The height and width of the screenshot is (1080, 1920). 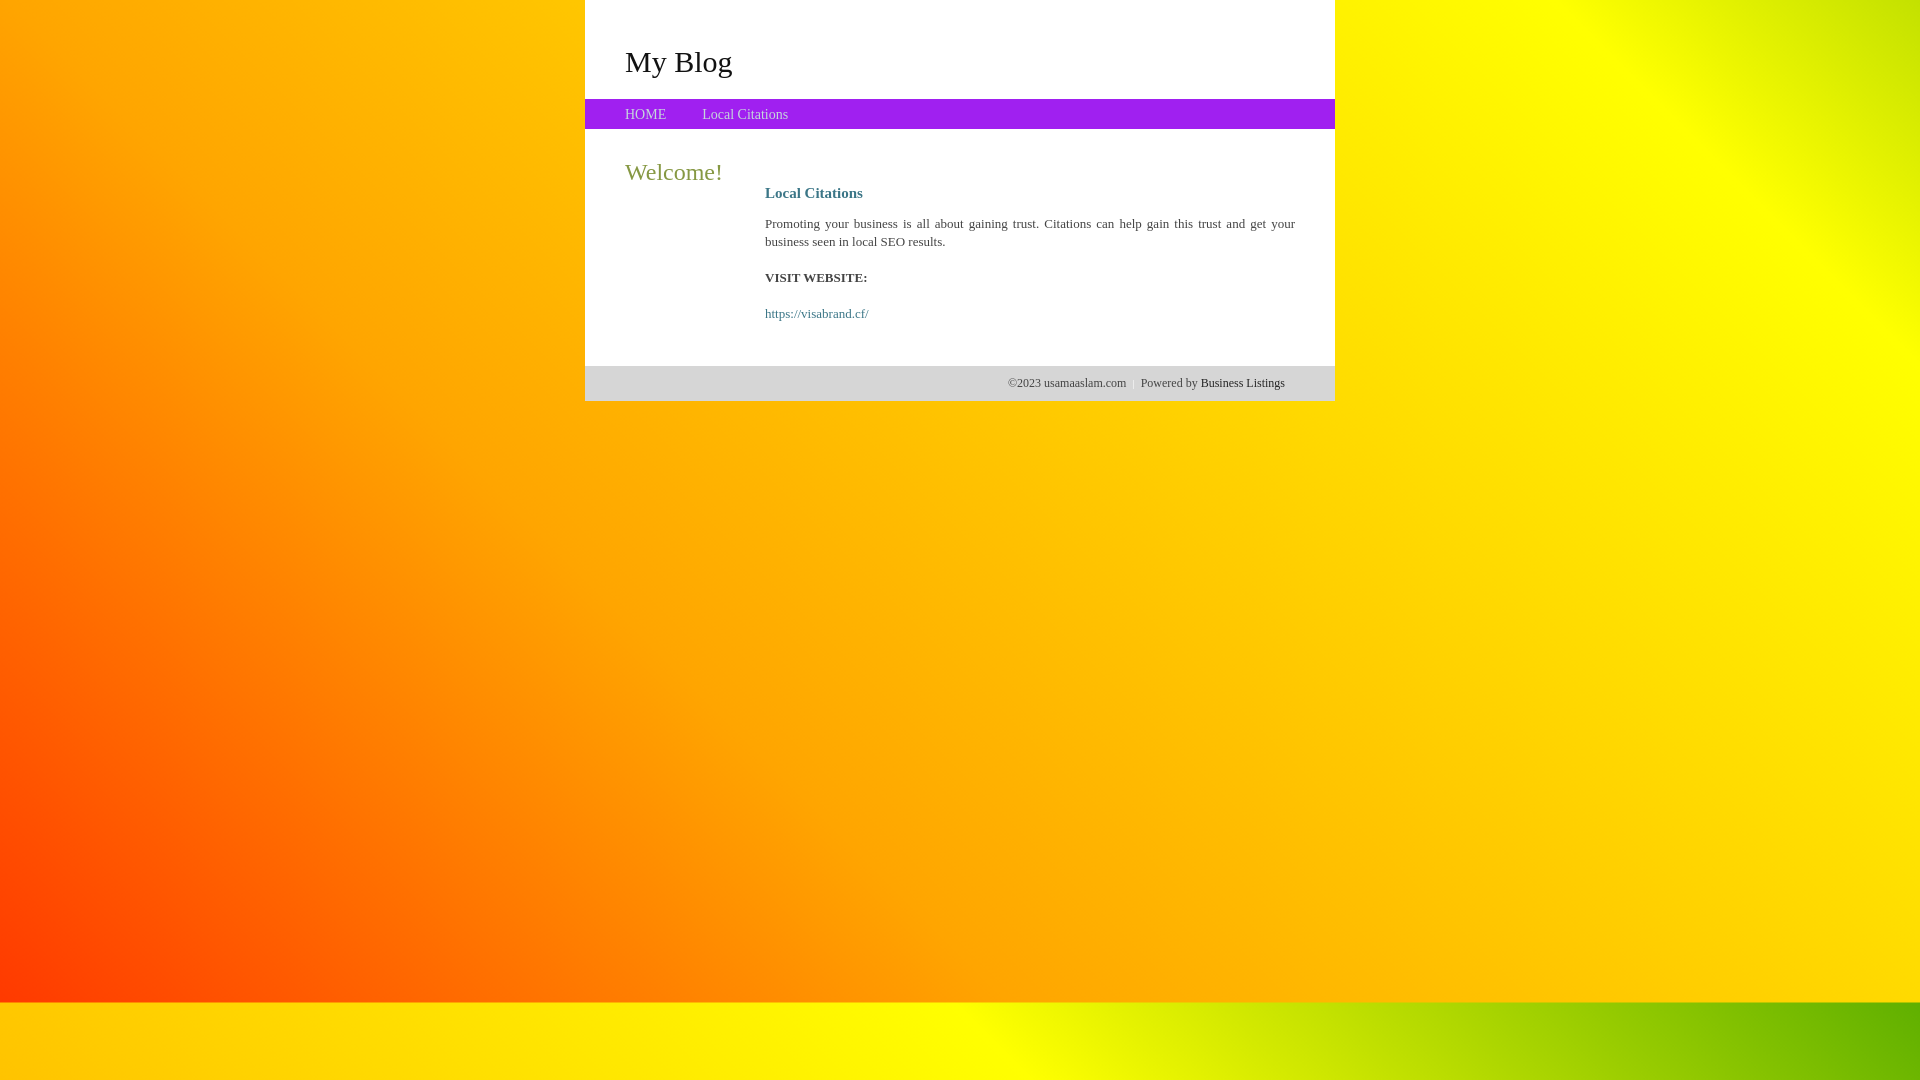 I want to click on 'https://visabrand.cf/', so click(x=816, y=313).